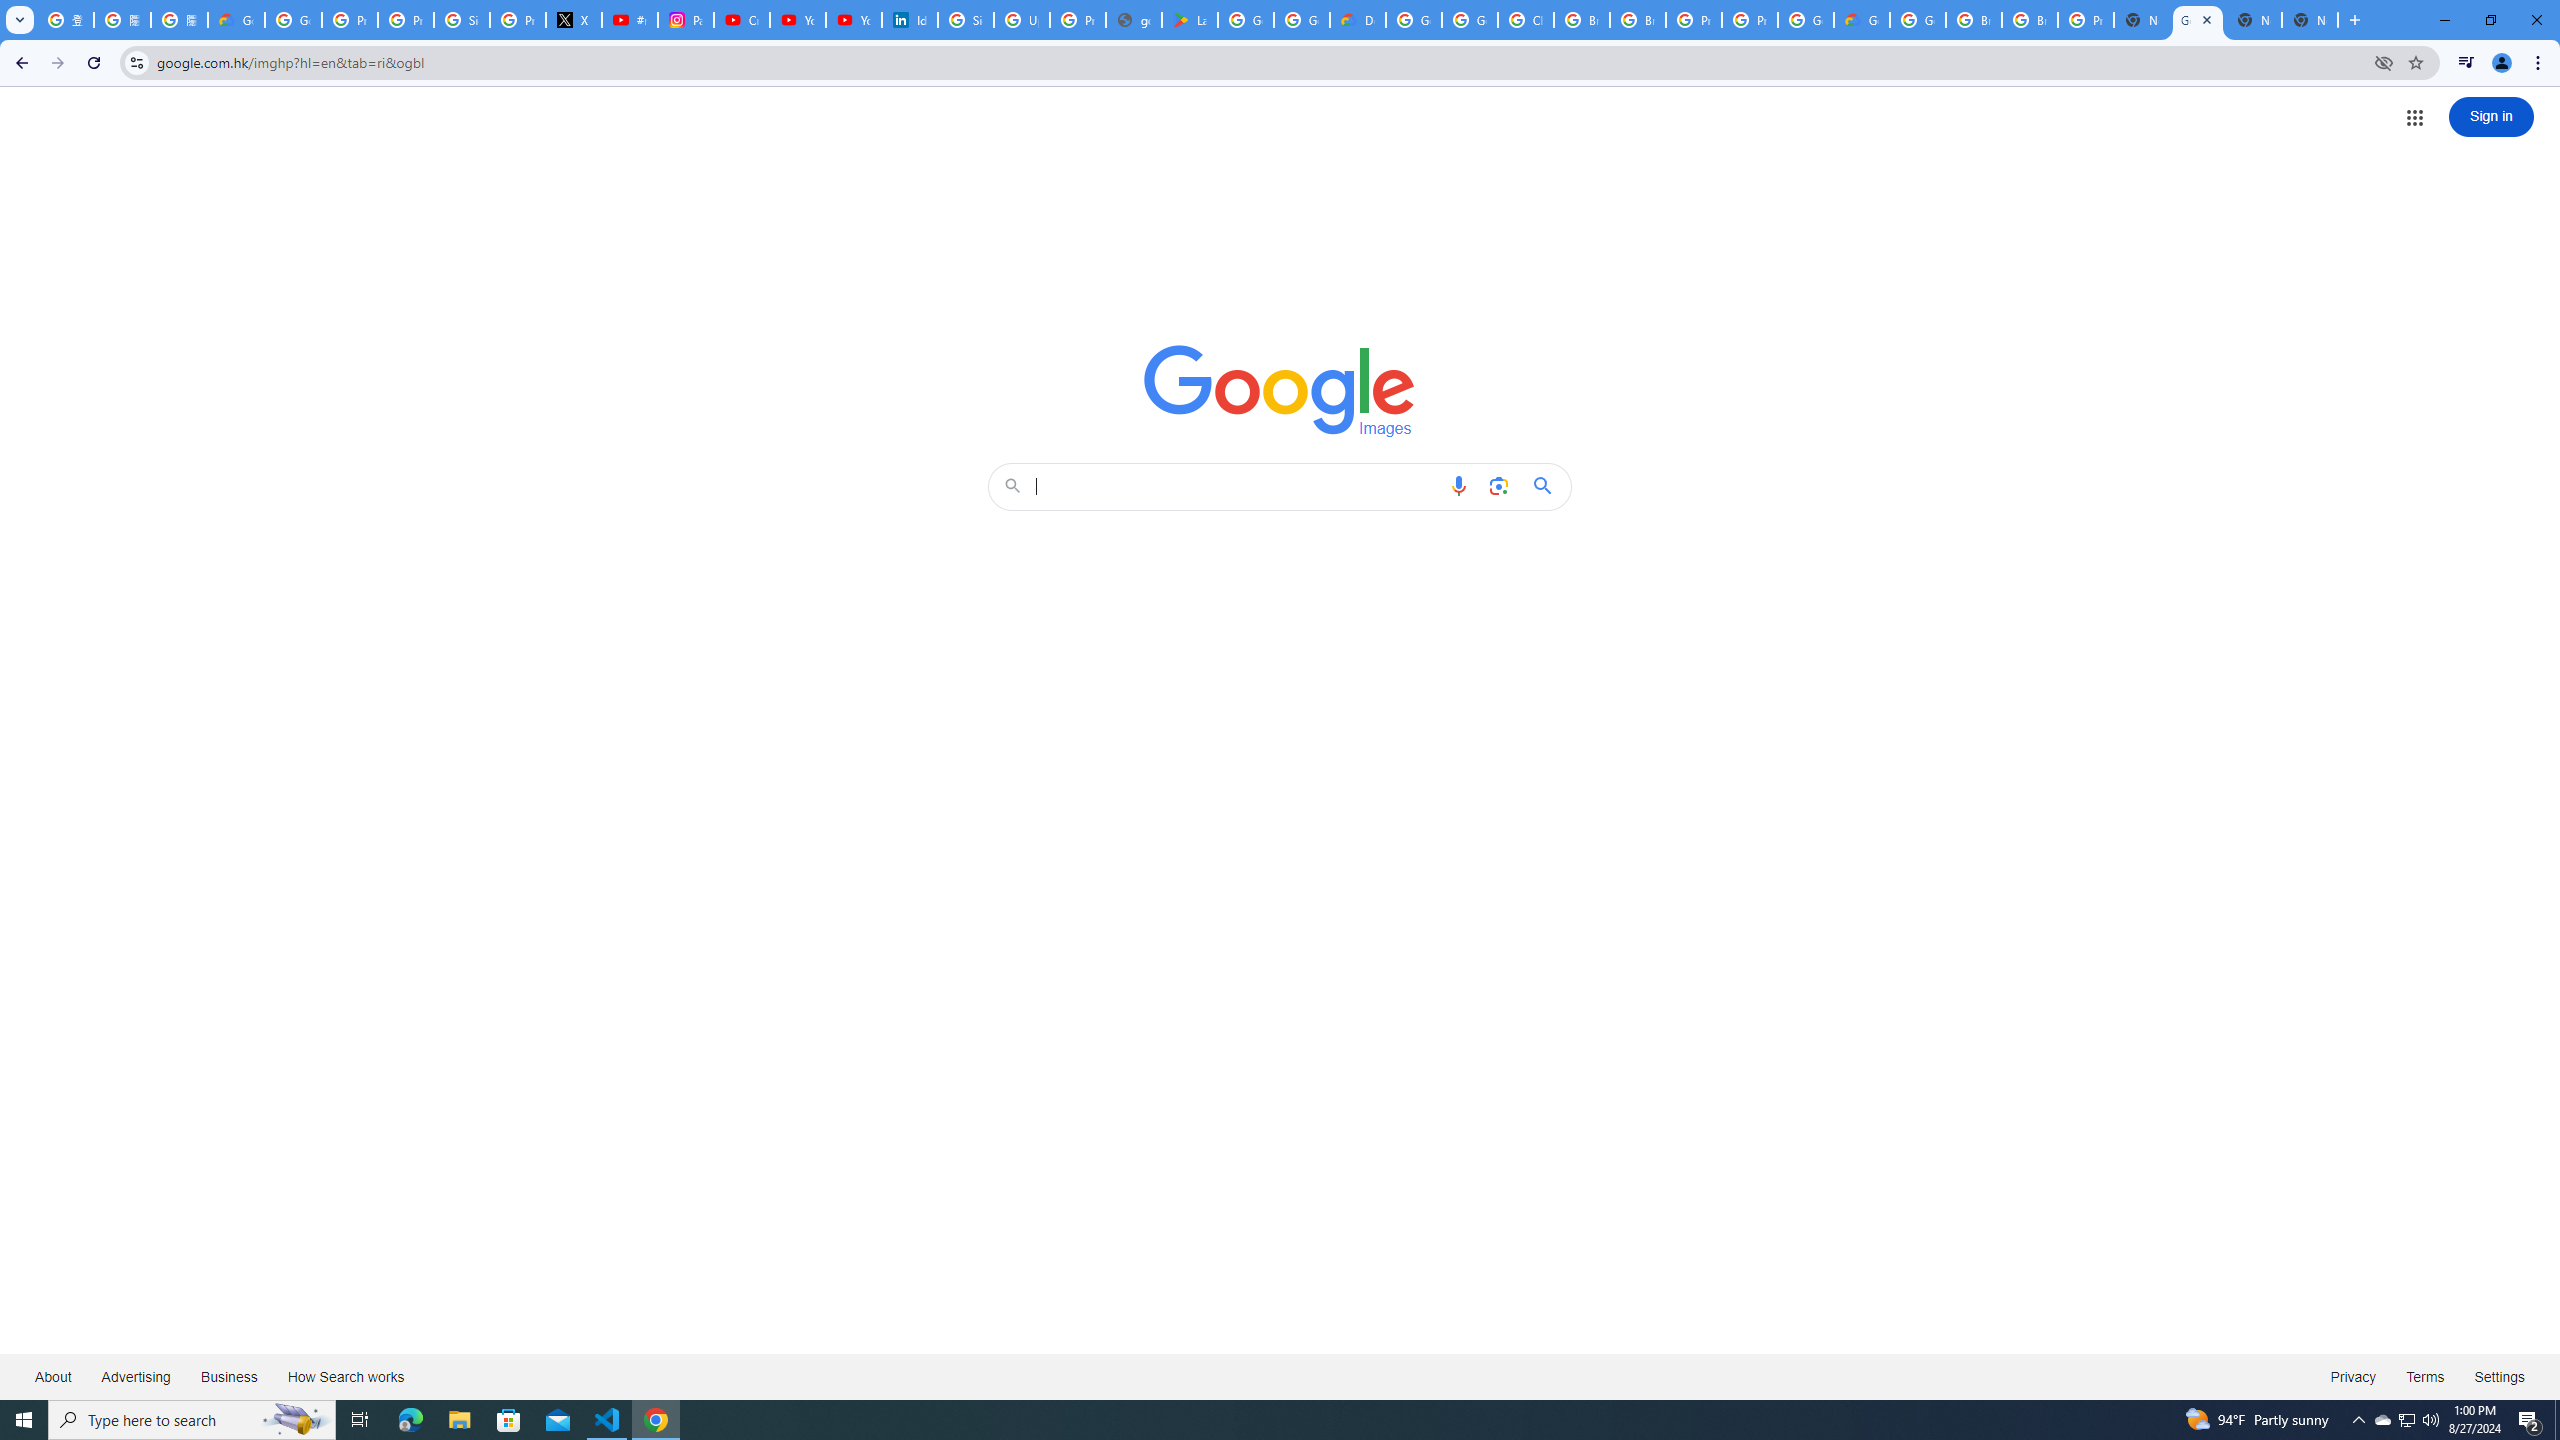  Describe the element at coordinates (1805, 19) in the screenshot. I see `'Google Cloud Platform'` at that location.